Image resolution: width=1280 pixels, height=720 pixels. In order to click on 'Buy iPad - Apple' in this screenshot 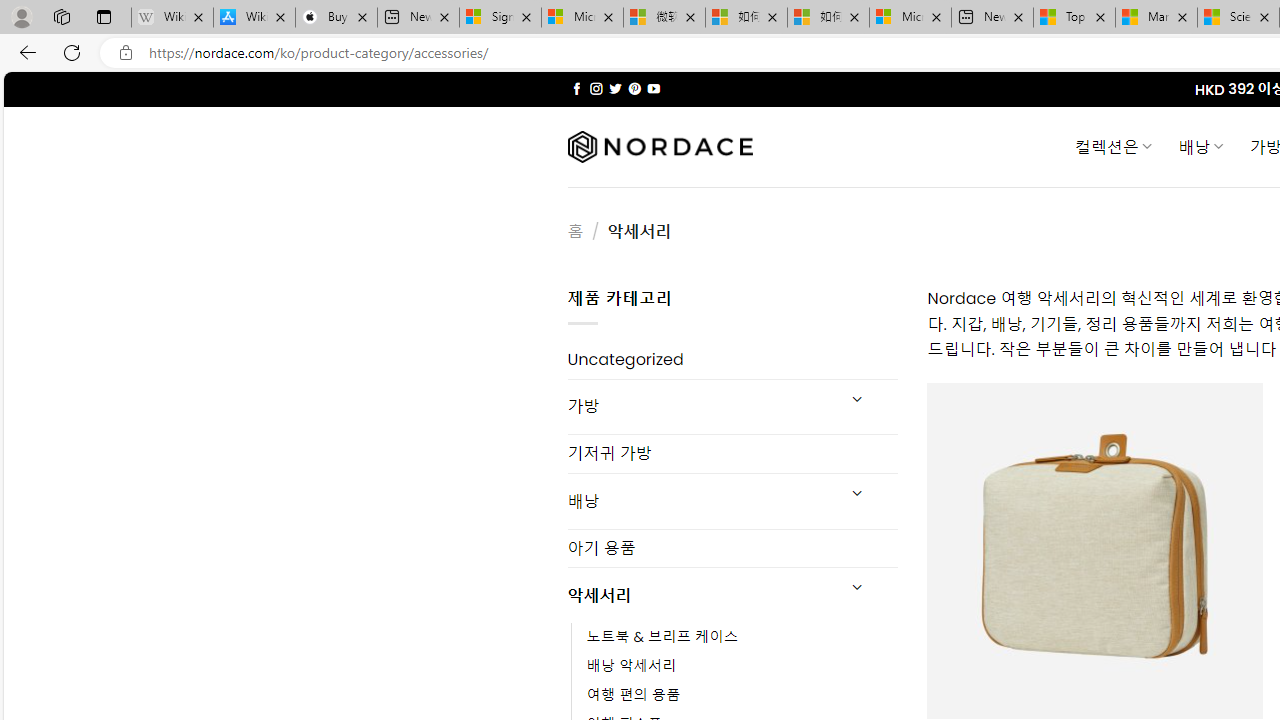, I will do `click(336, 17)`.